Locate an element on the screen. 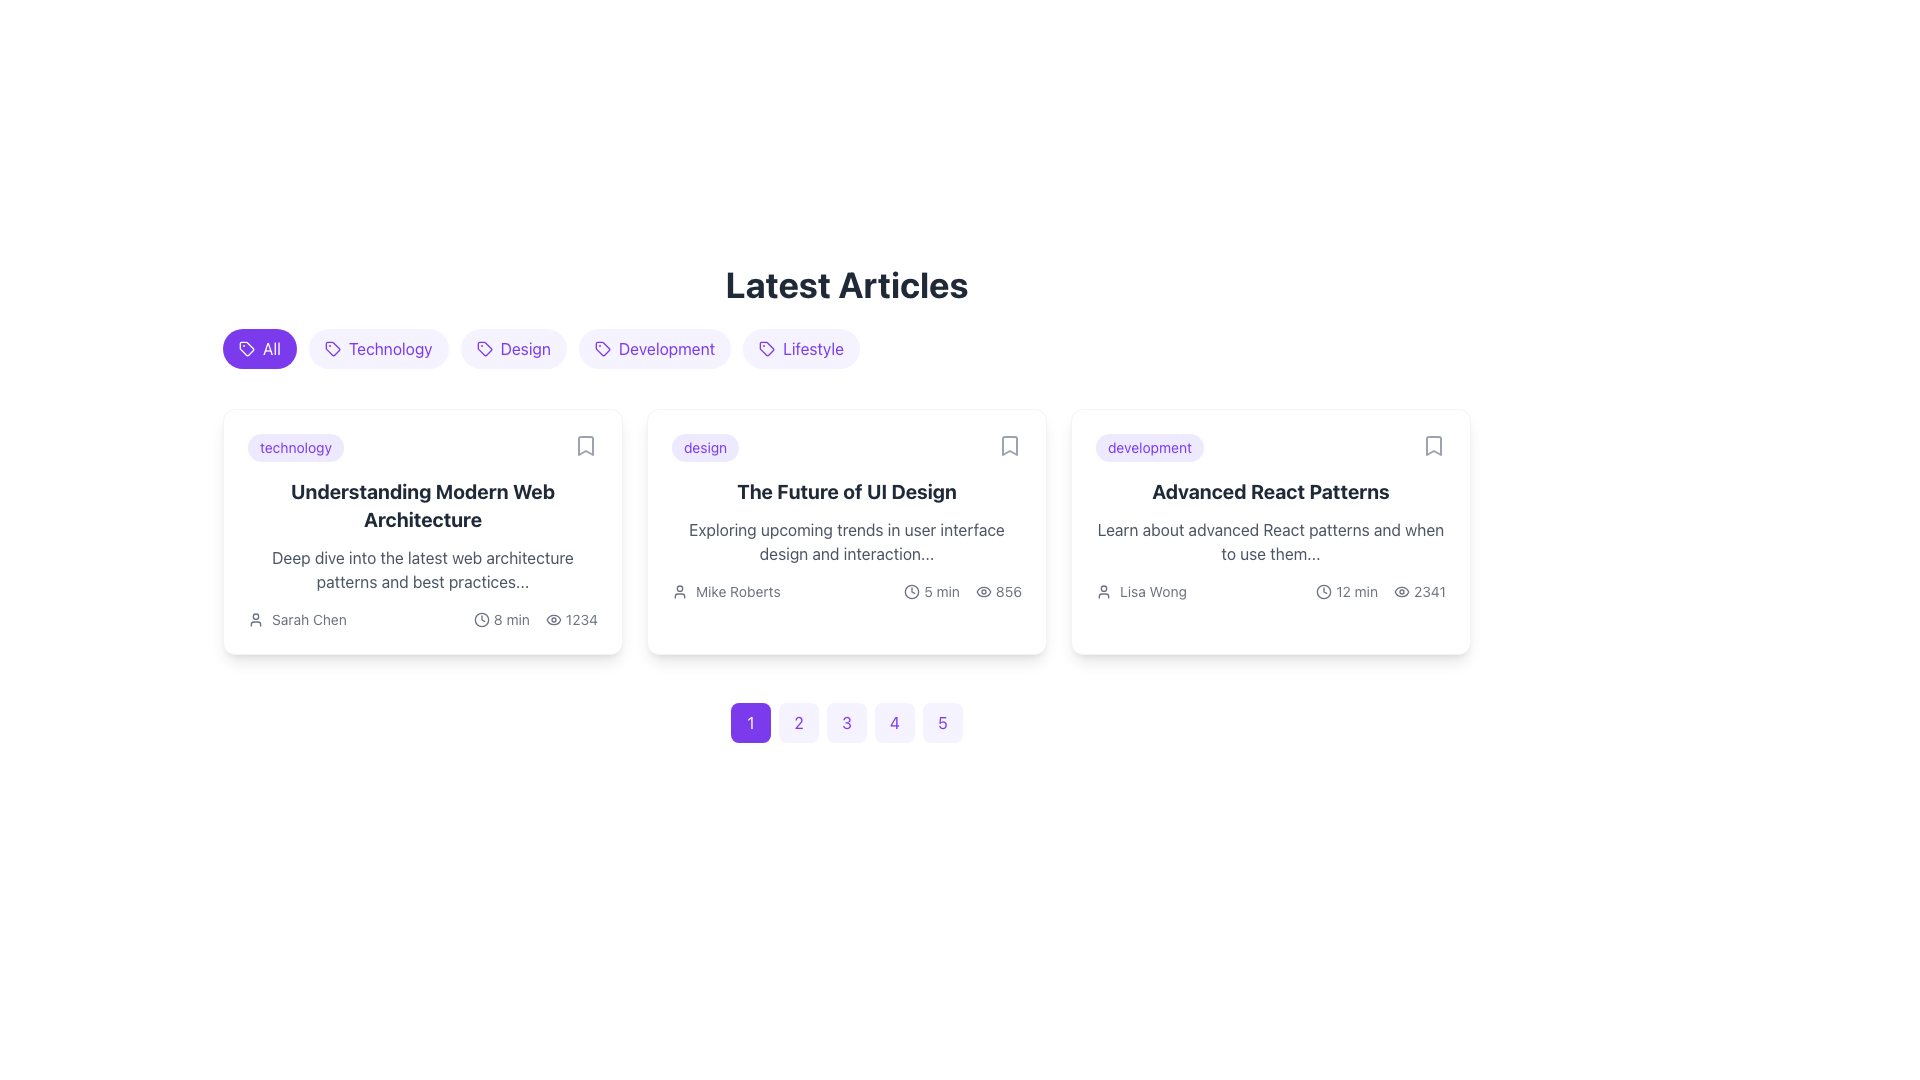  the circular button displaying the number '4' with a light violet background is located at coordinates (893, 722).